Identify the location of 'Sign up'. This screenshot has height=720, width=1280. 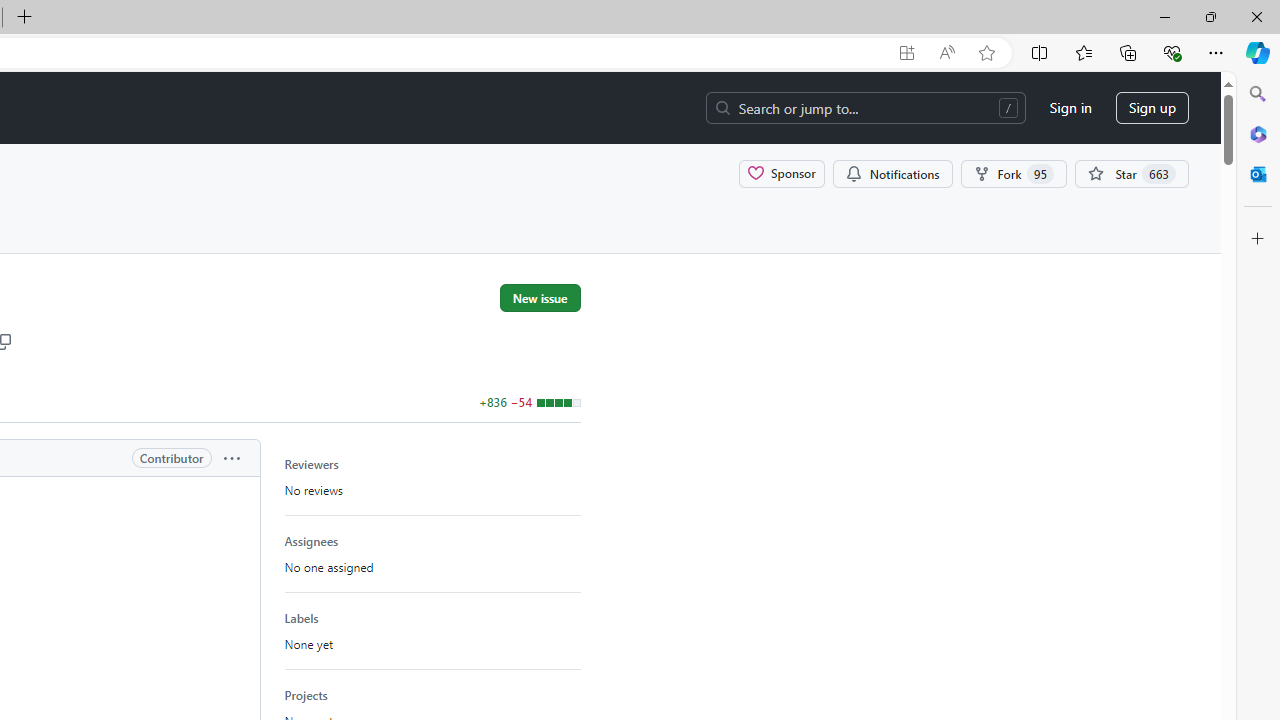
(1152, 108).